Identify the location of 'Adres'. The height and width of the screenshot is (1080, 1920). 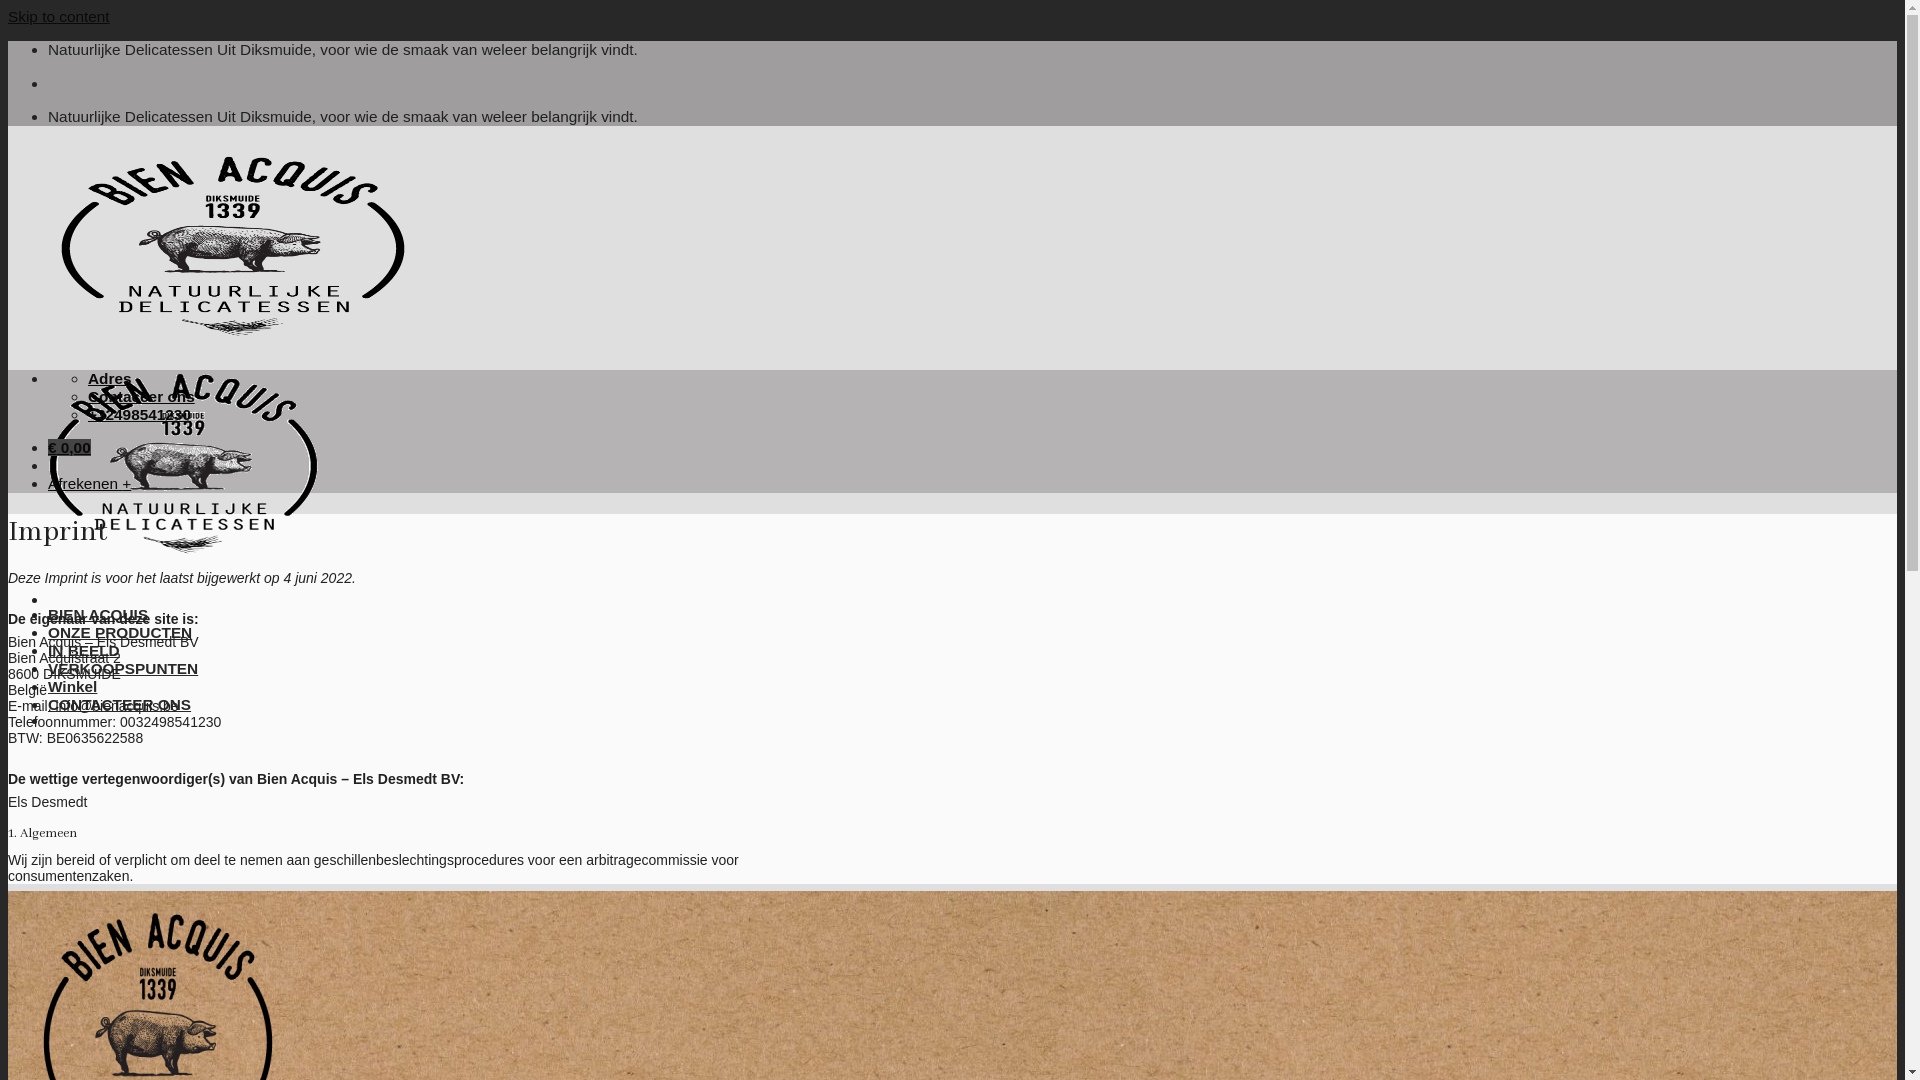
(109, 378).